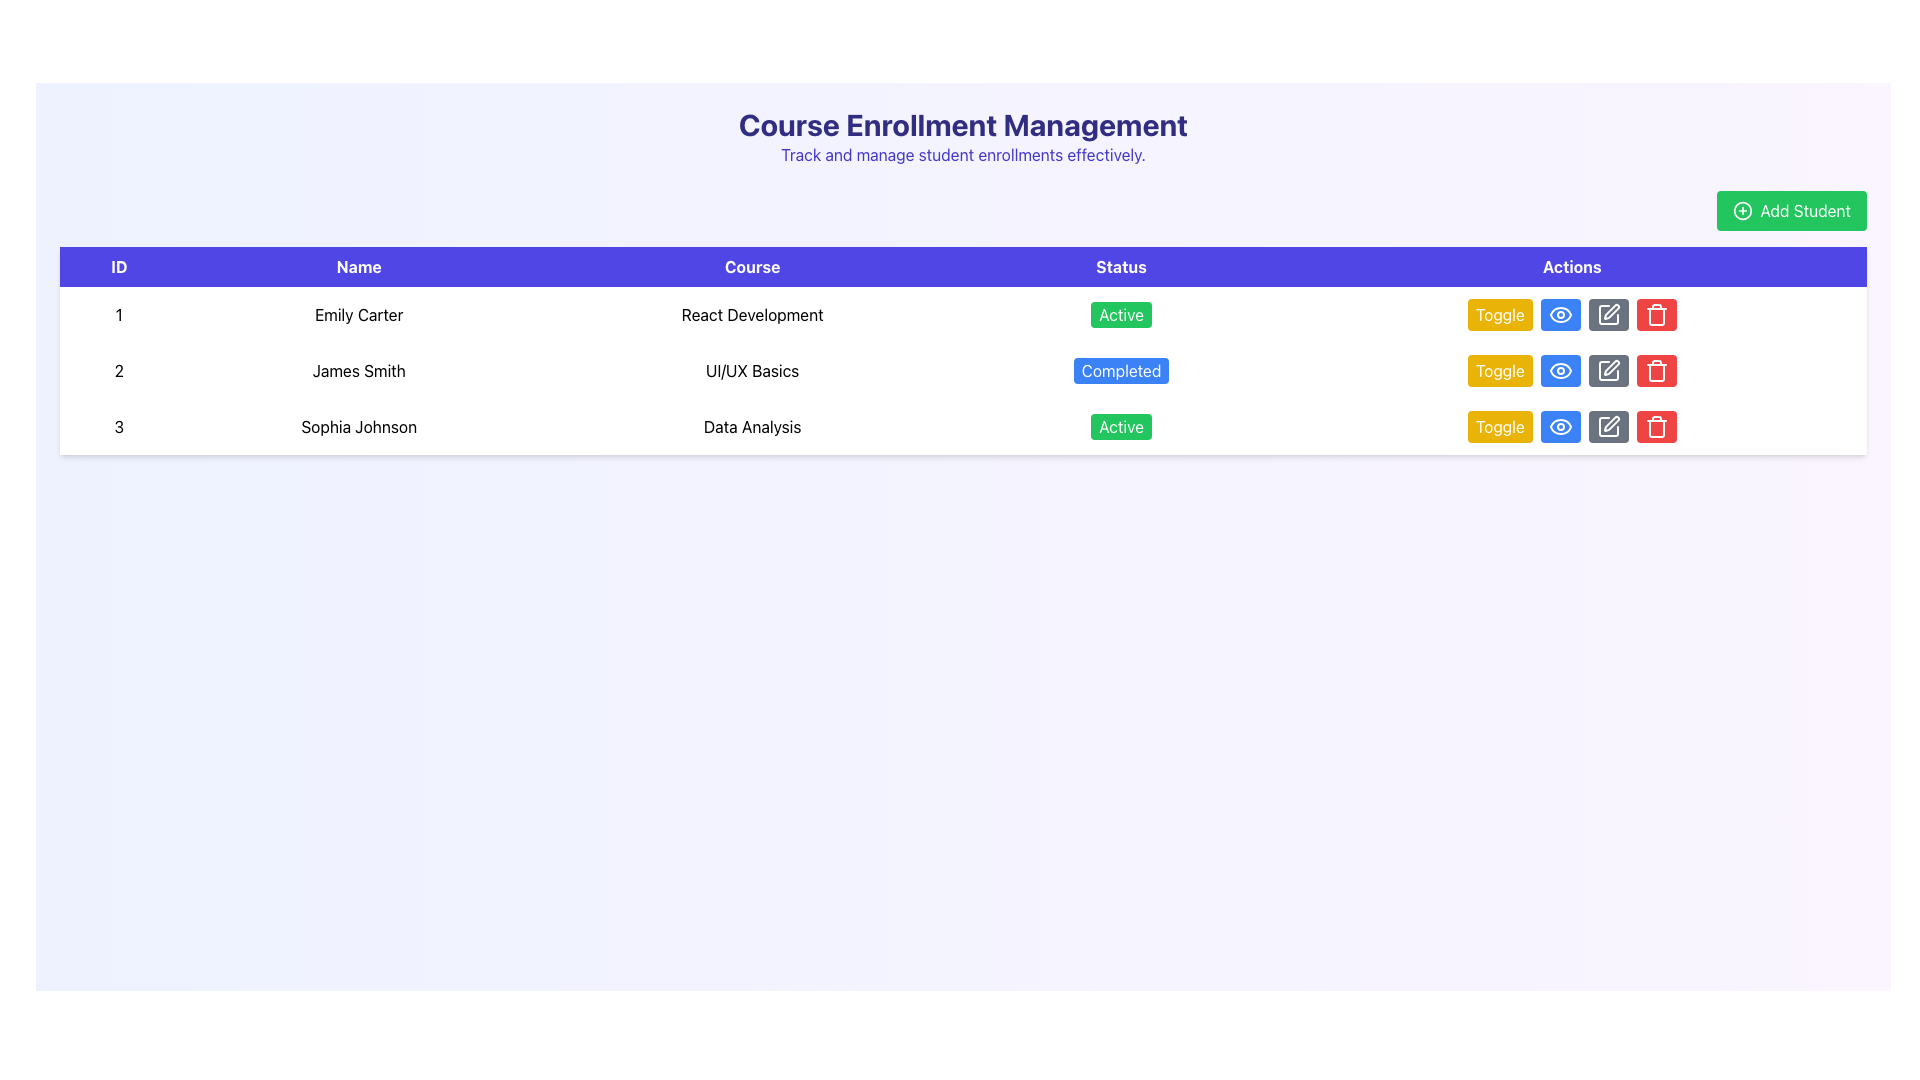 The width and height of the screenshot is (1920, 1080). I want to click on the editing icon located in the Actions column of the table for the entry 'Sophia Johnson', so click(1608, 426).